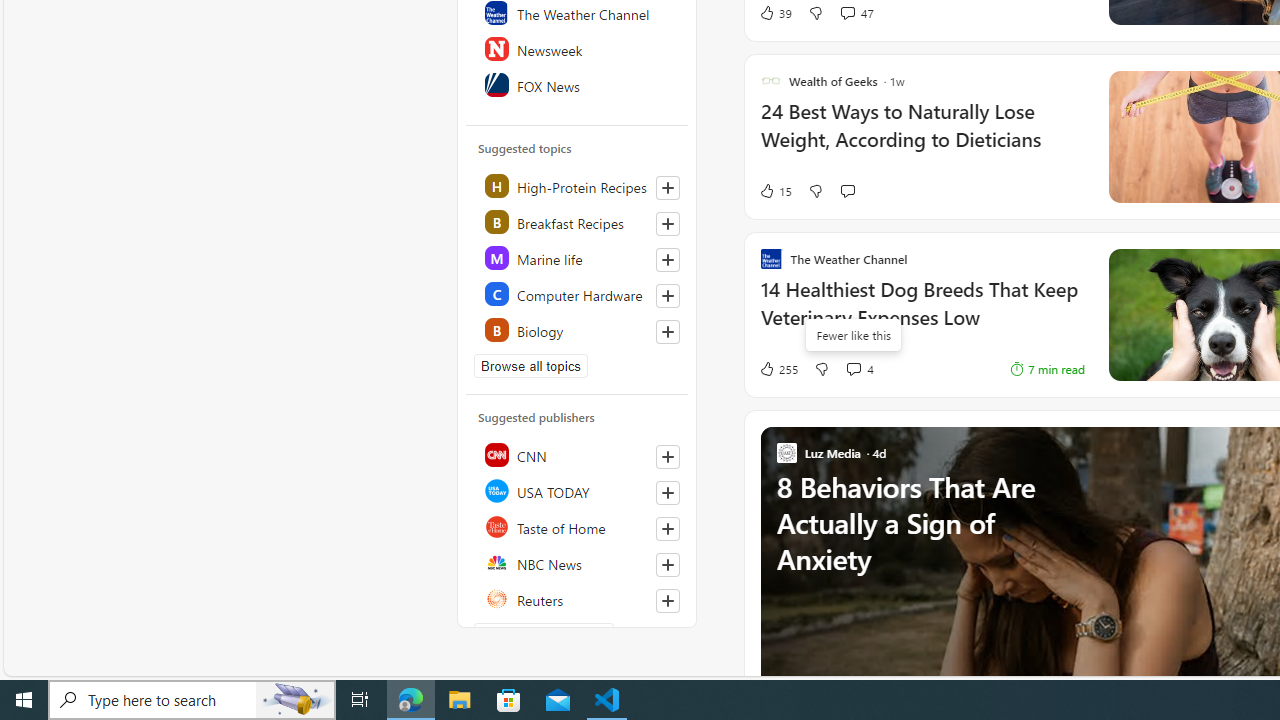 The width and height of the screenshot is (1280, 720). Describe the element at coordinates (921, 313) in the screenshot. I see `'14 Healthiest Dog Breeds That Keep Veterinary Expenses Low'` at that location.